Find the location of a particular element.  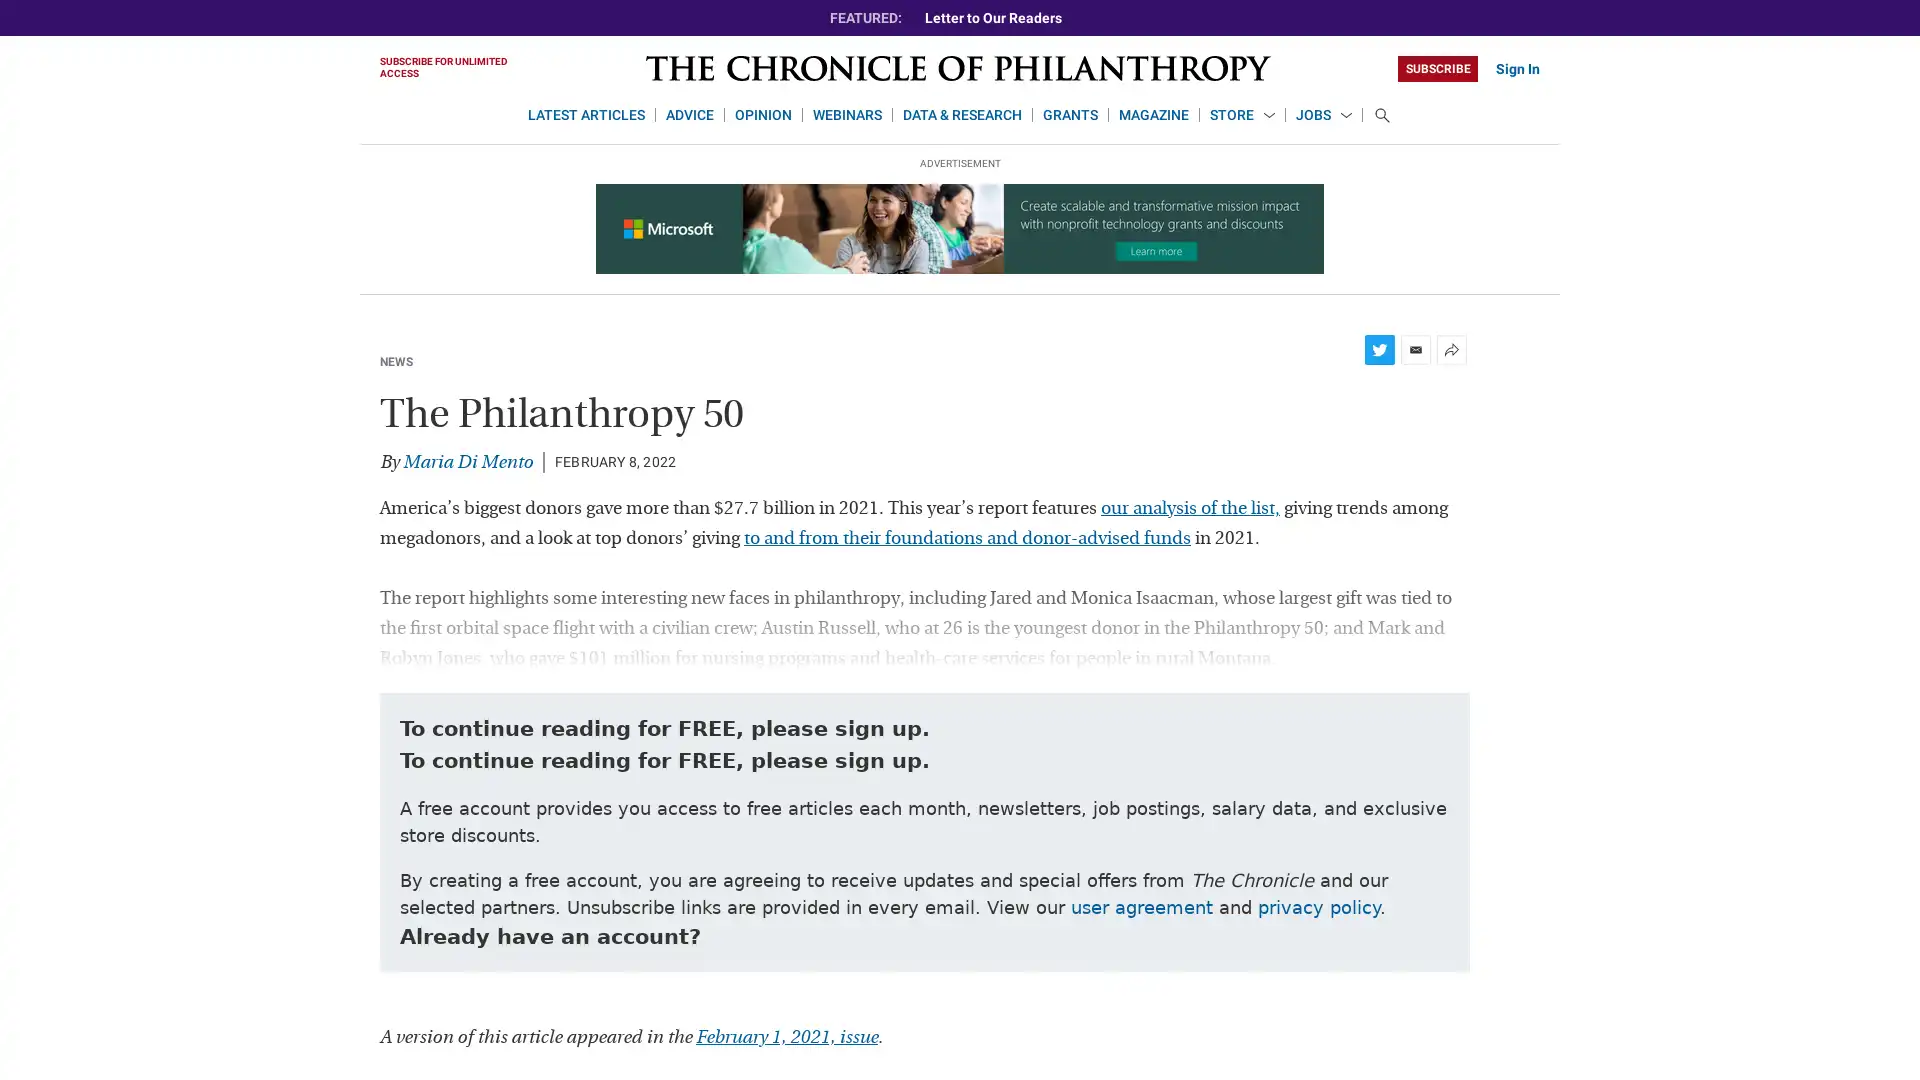

Open Sub Navigation is located at coordinates (1345, 116).